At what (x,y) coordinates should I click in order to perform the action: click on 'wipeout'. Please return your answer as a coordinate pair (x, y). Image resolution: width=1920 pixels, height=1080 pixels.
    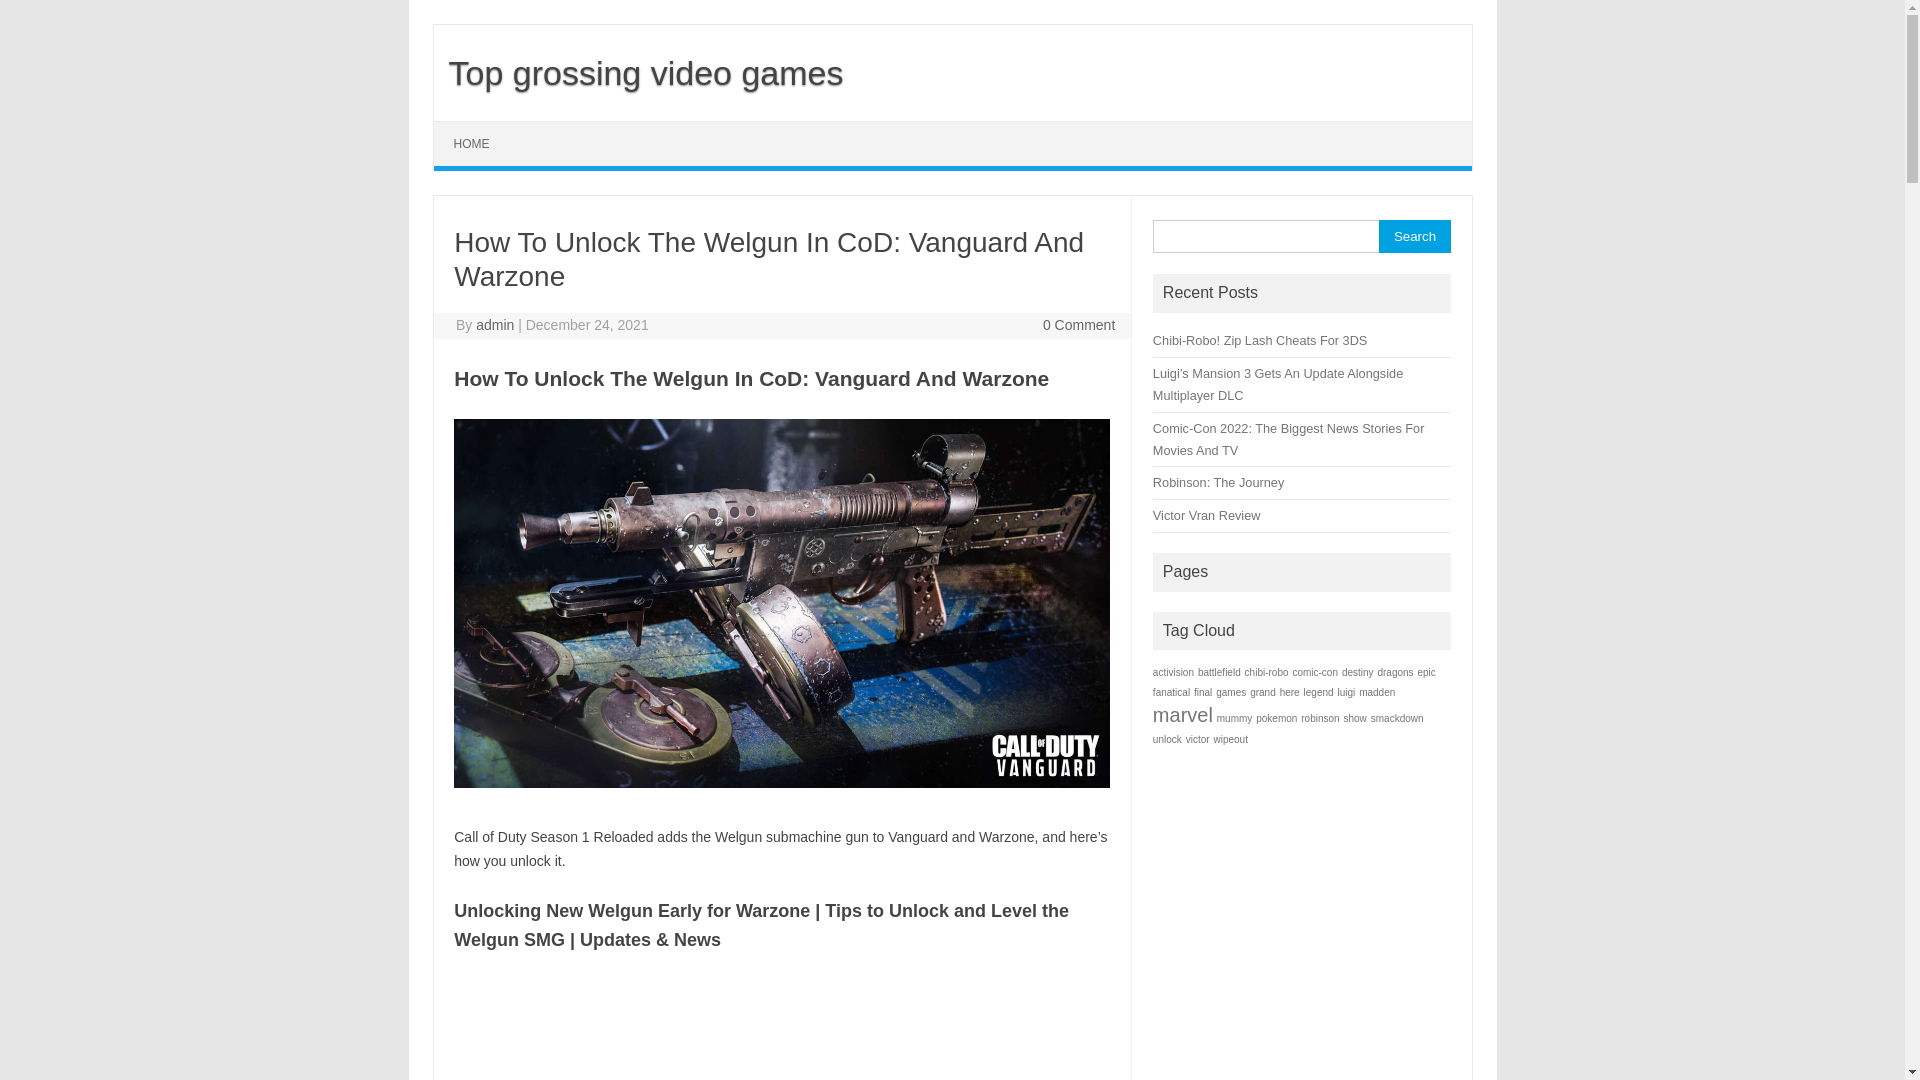
    Looking at the image, I should click on (1228, 739).